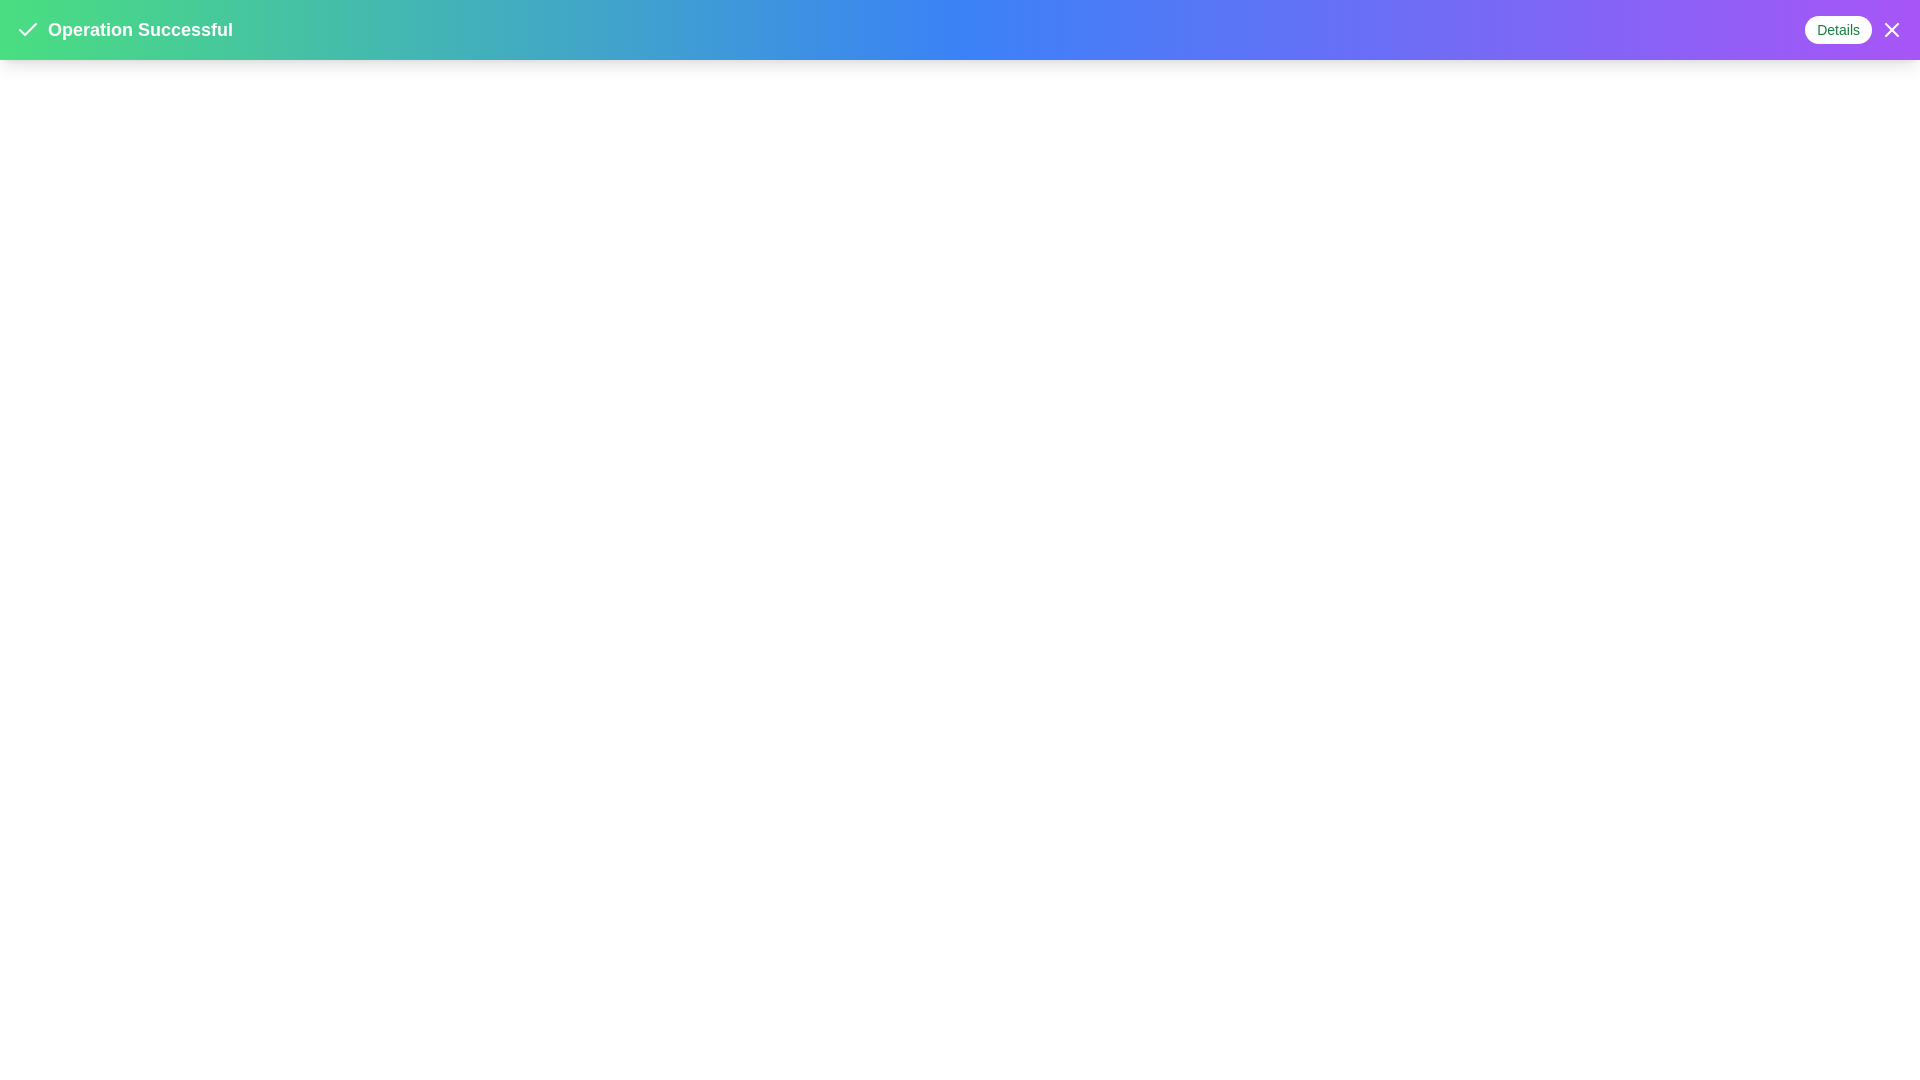 This screenshot has height=1080, width=1920. I want to click on the text label displaying 'Operation Successful', which is styled in large bold font and located in the upper-left quadrant with a green background, so click(139, 30).